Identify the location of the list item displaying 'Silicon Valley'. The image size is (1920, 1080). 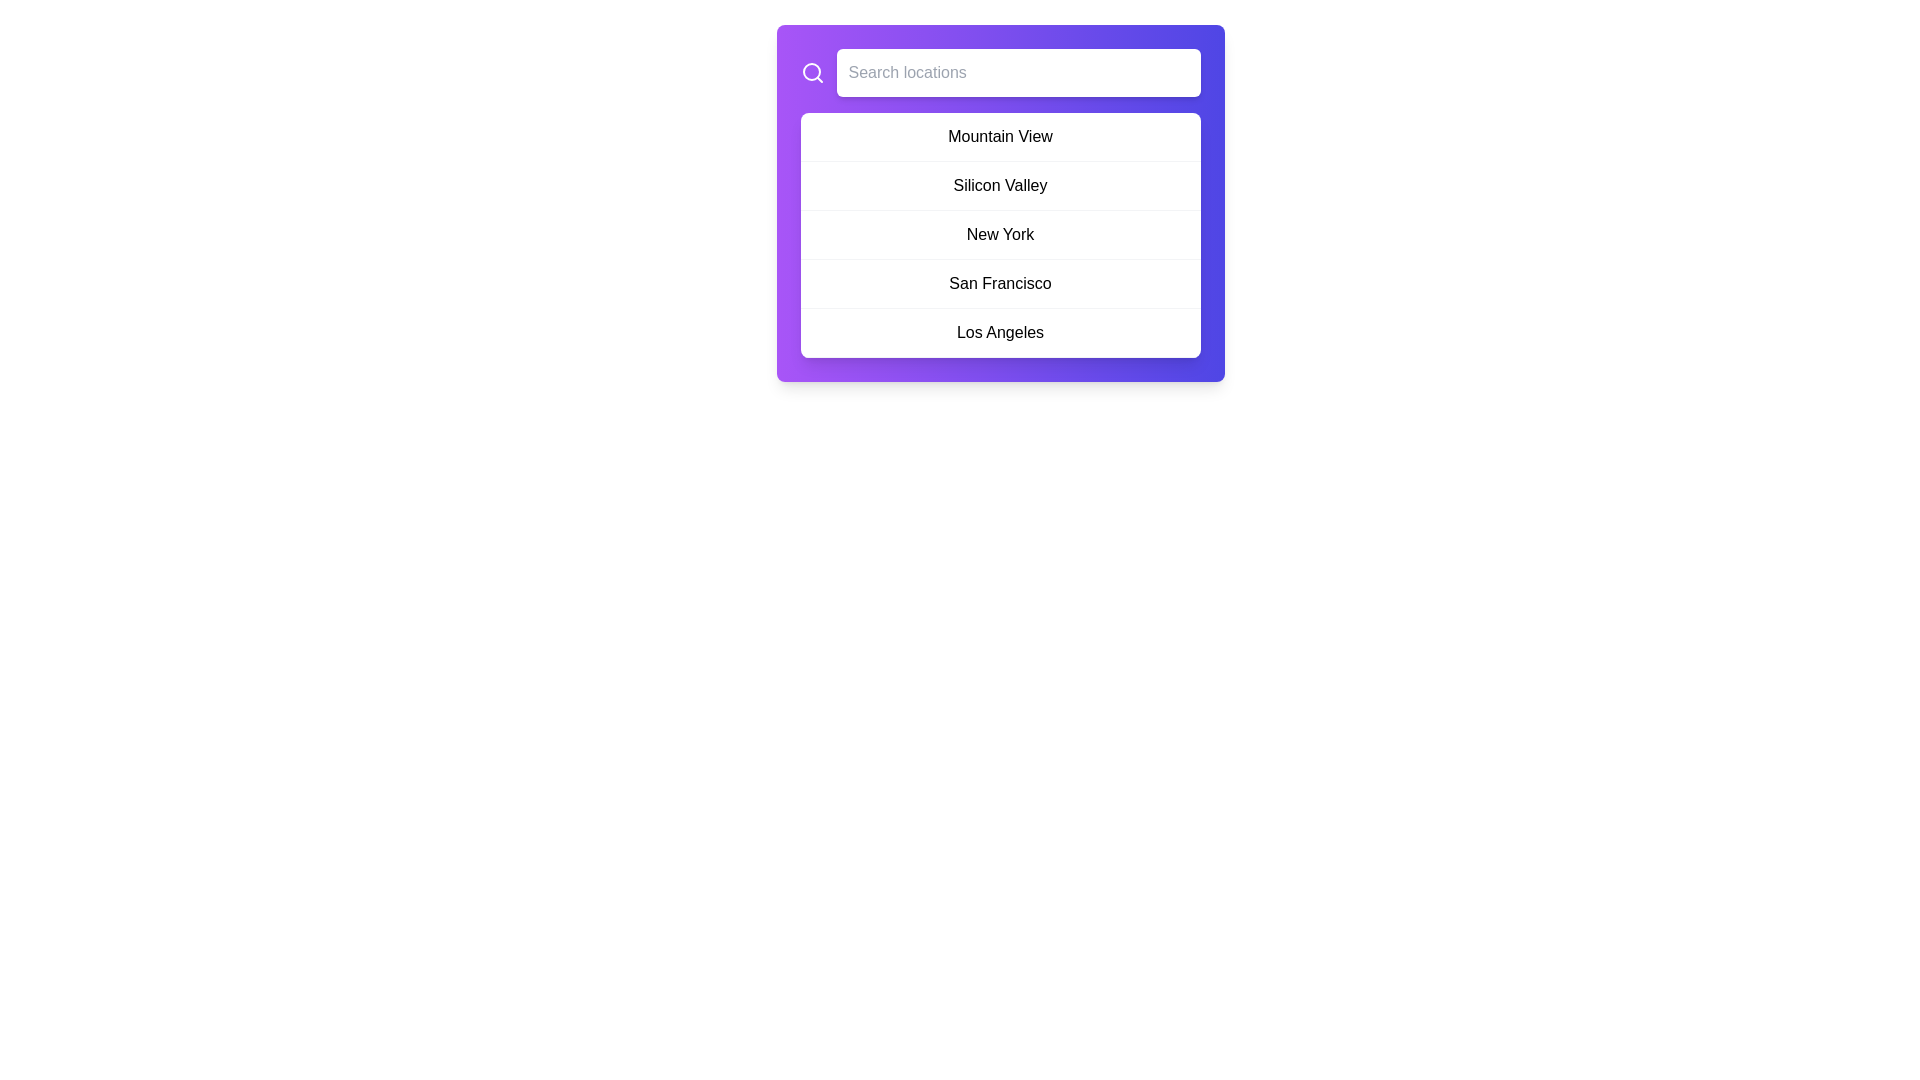
(1000, 203).